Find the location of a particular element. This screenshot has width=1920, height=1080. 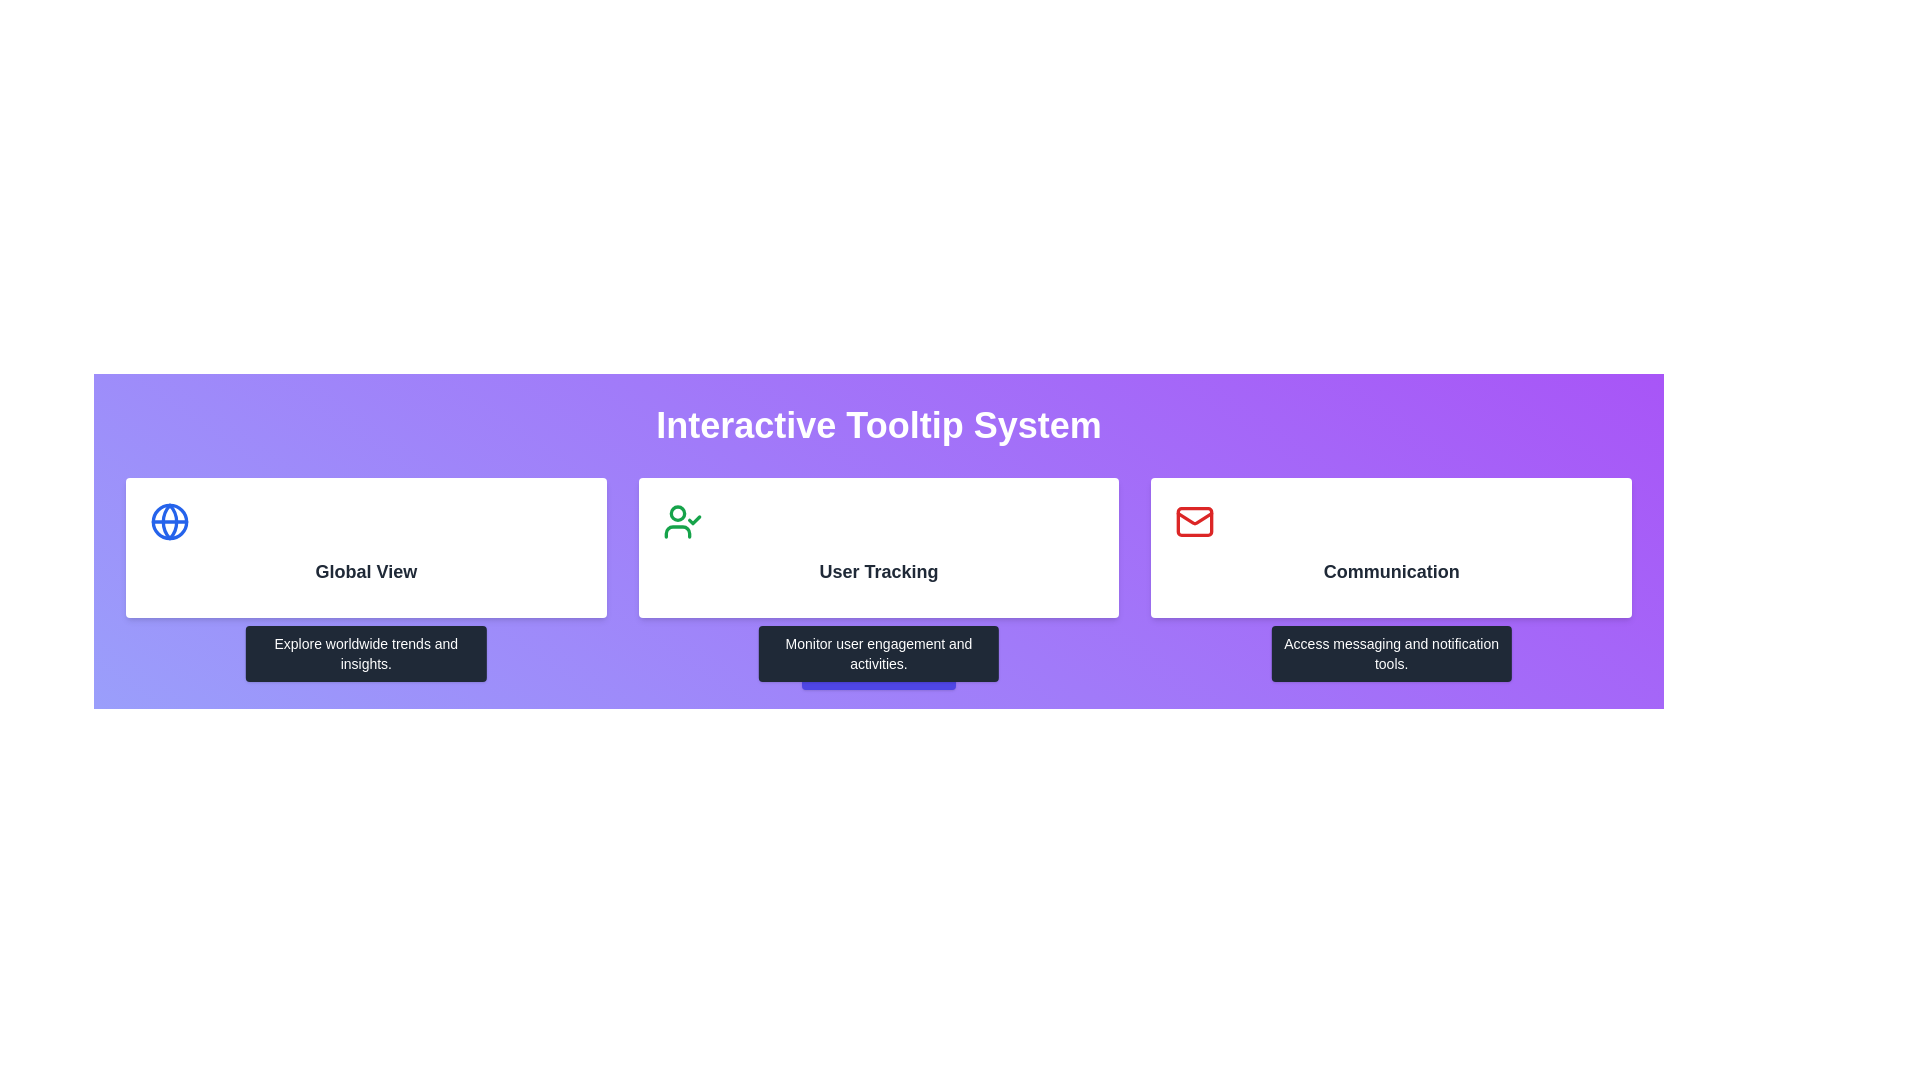

circular element of the 'lucide-user-check' SVG icon, which has a 4-unit radius and is located within the 'User Tracking' card area, for debugging purposes is located at coordinates (677, 512).